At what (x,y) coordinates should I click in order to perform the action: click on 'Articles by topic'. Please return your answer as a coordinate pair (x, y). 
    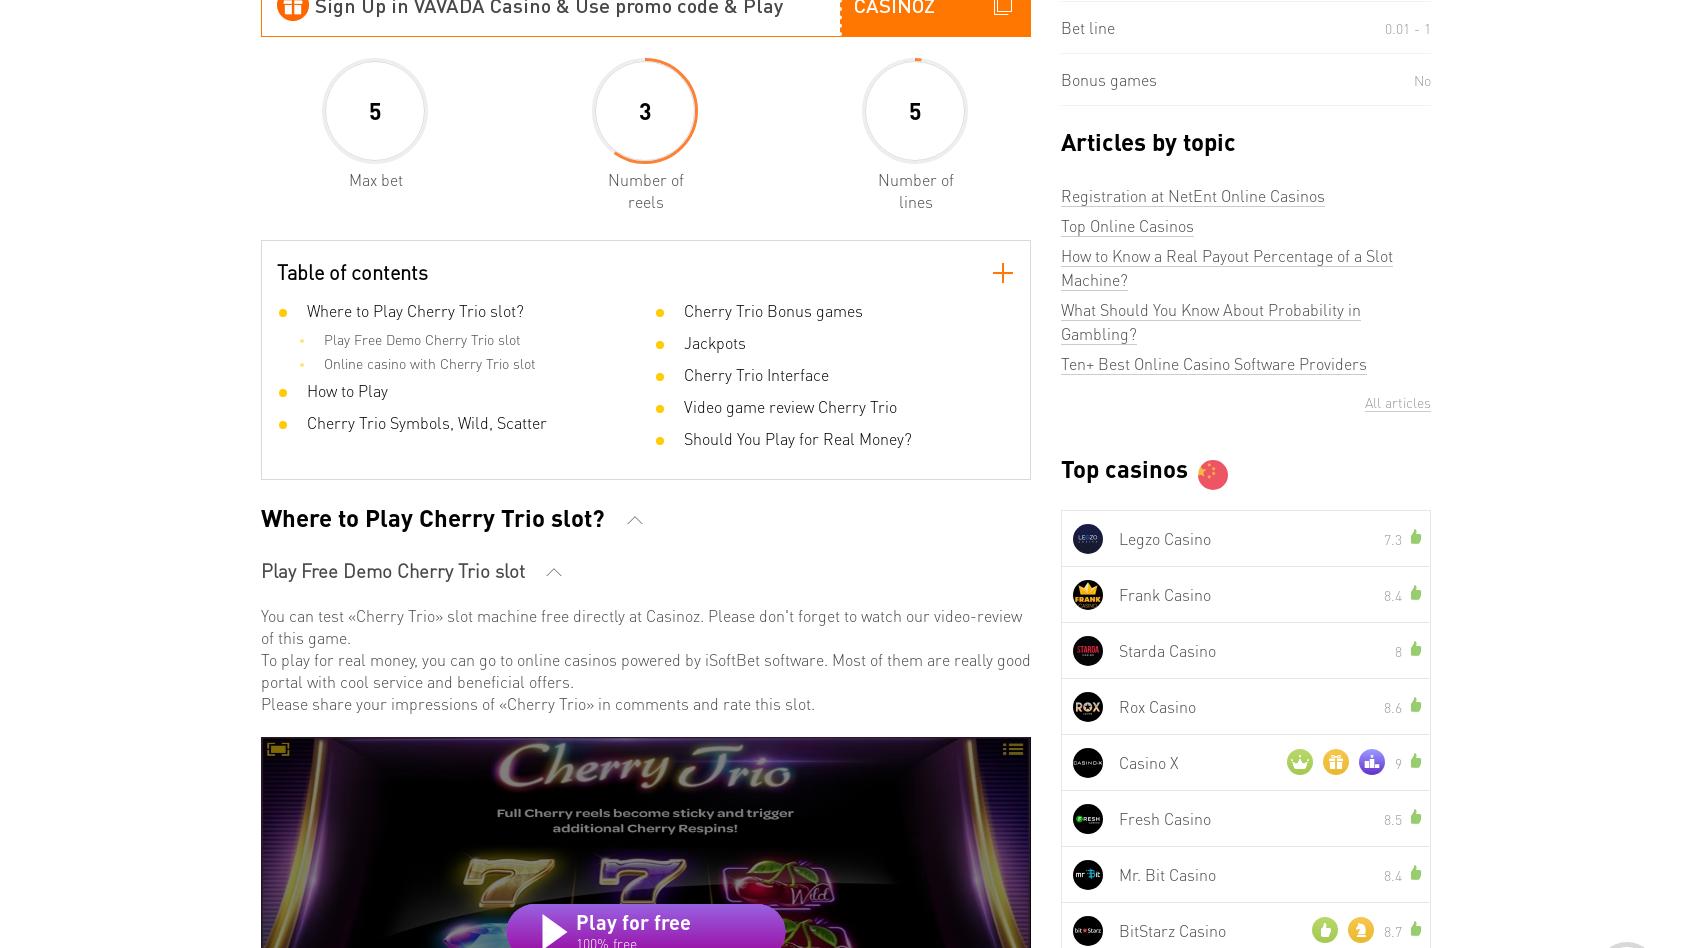
    Looking at the image, I should click on (1147, 140).